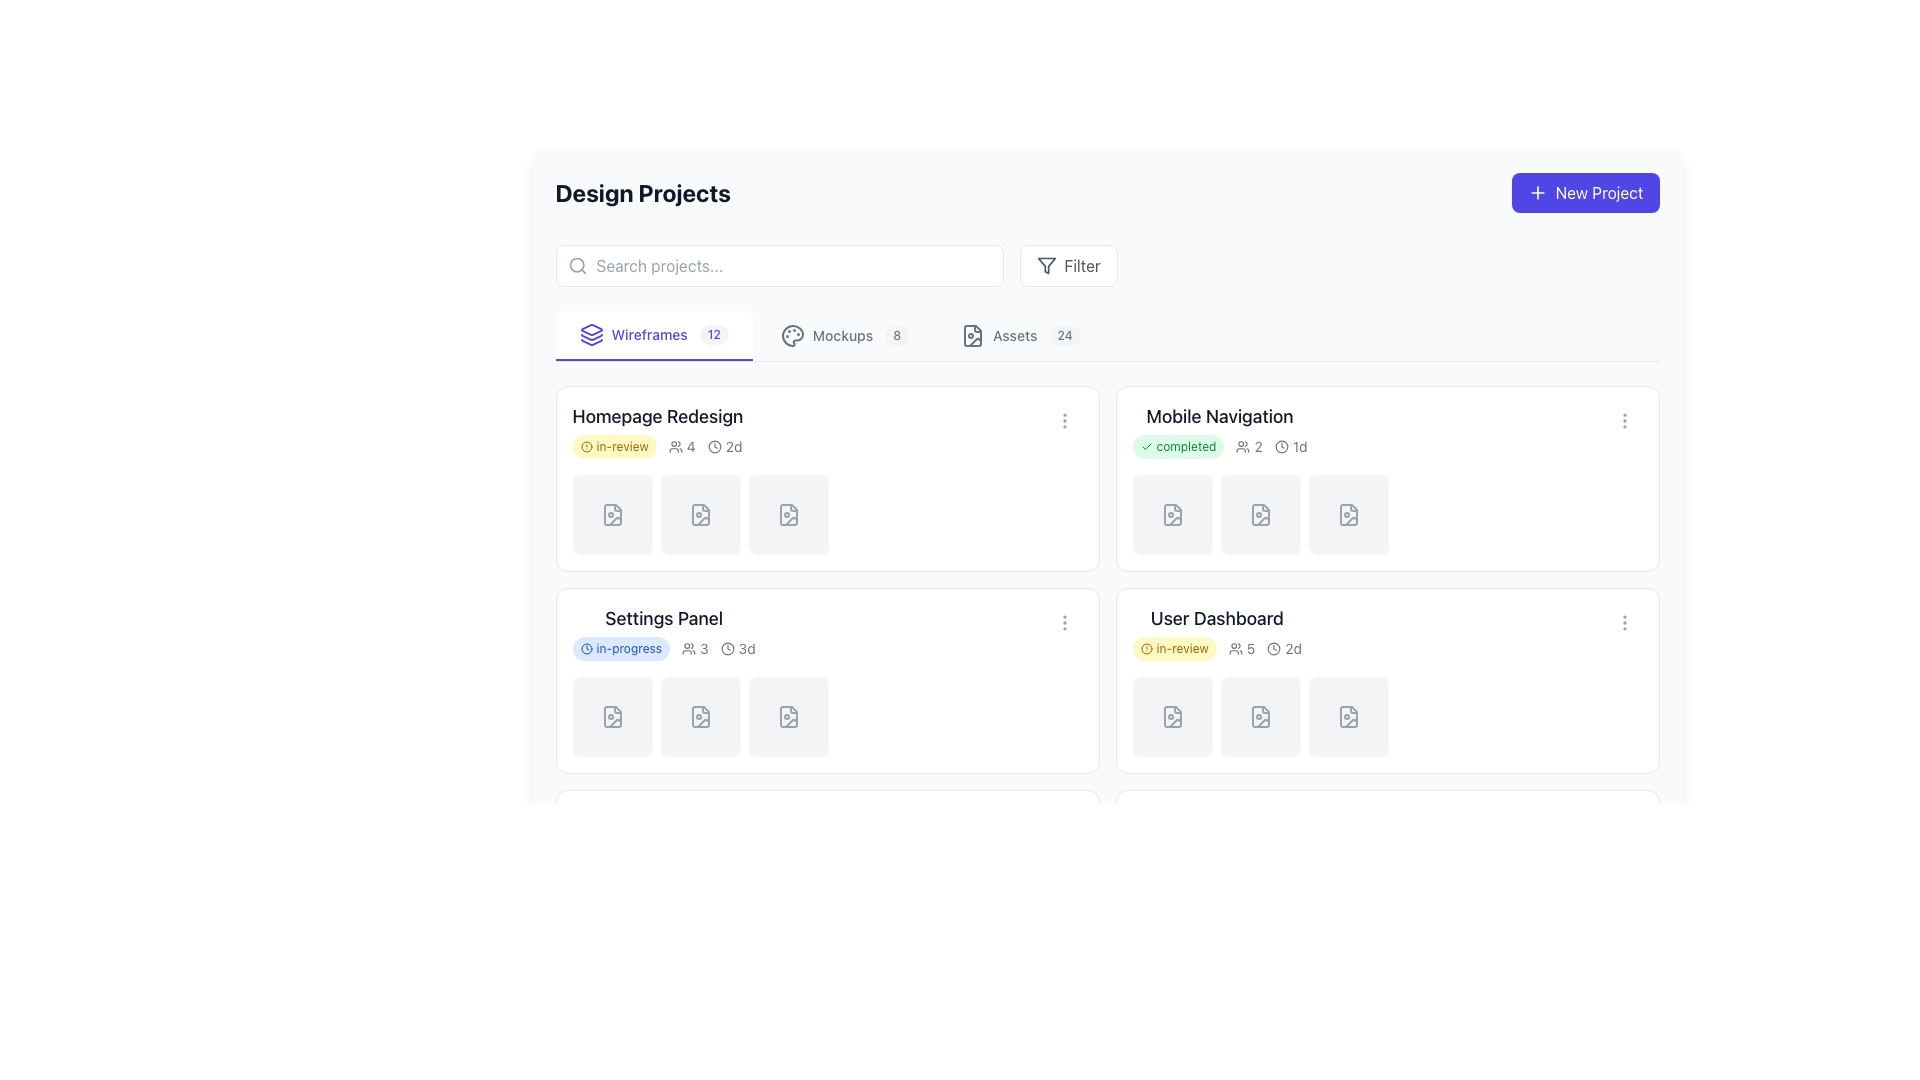 Image resolution: width=1920 pixels, height=1080 pixels. Describe the element at coordinates (1172, 514) in the screenshot. I see `the small gray file outline icon with an embedded image graphic located in the 'Mobile Navigation' project card, specifically the second icon from the left in the 'Design Projects' category` at that location.